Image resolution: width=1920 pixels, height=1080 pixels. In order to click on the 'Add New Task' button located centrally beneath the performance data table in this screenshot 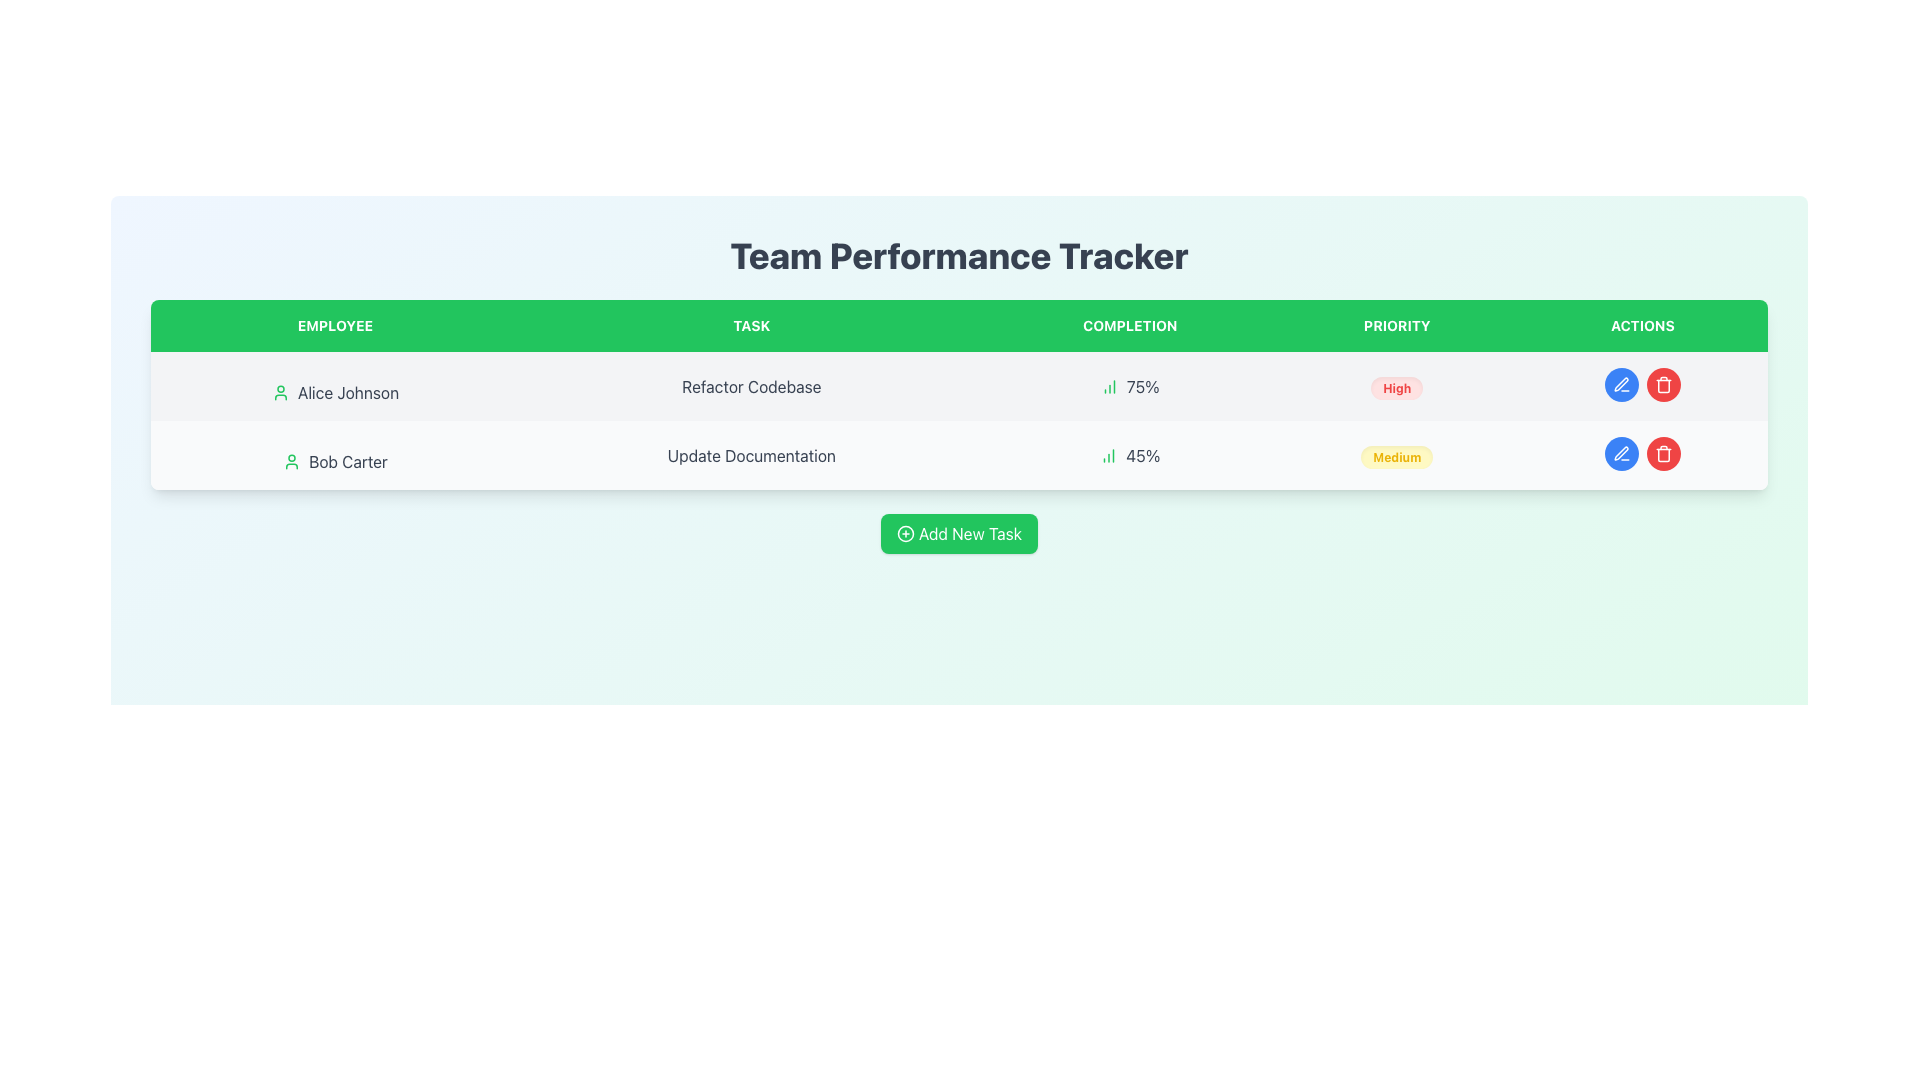, I will do `click(958, 532)`.